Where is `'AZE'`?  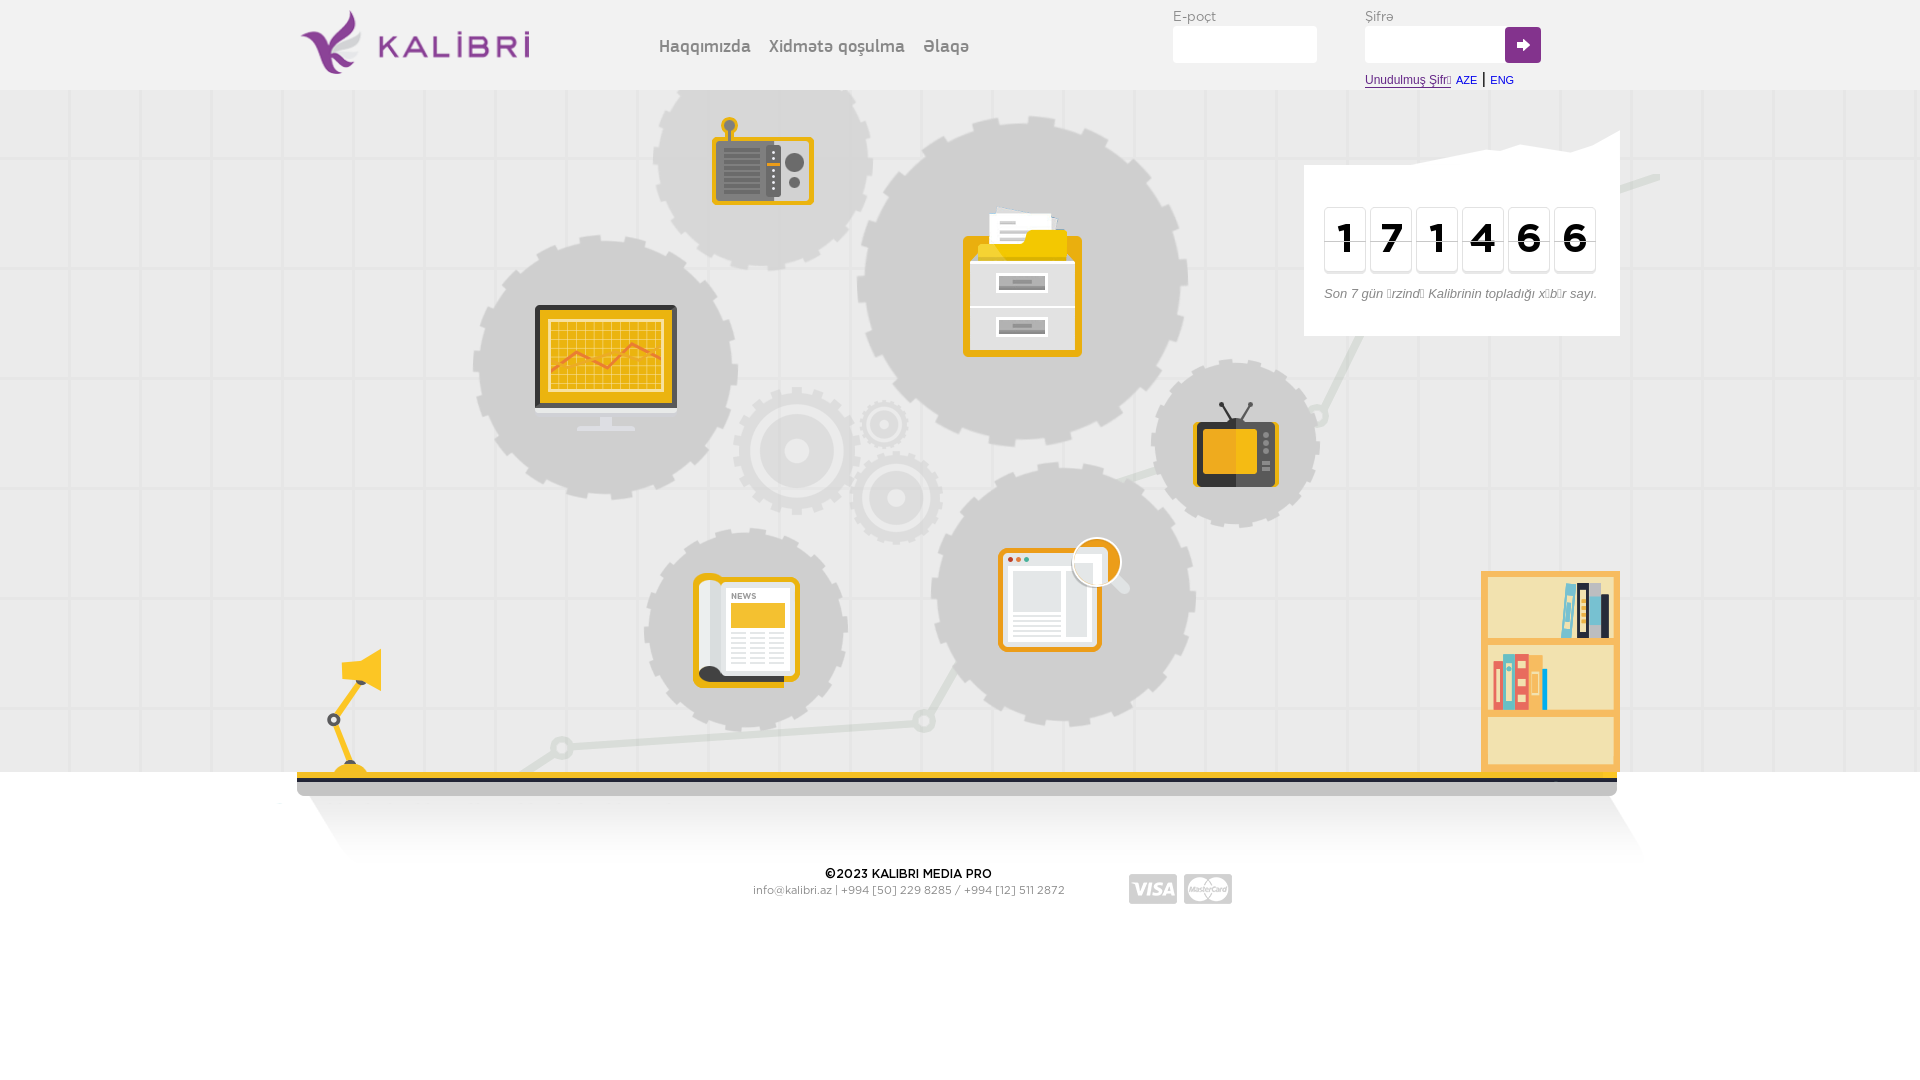
'AZE' is located at coordinates (1466, 79).